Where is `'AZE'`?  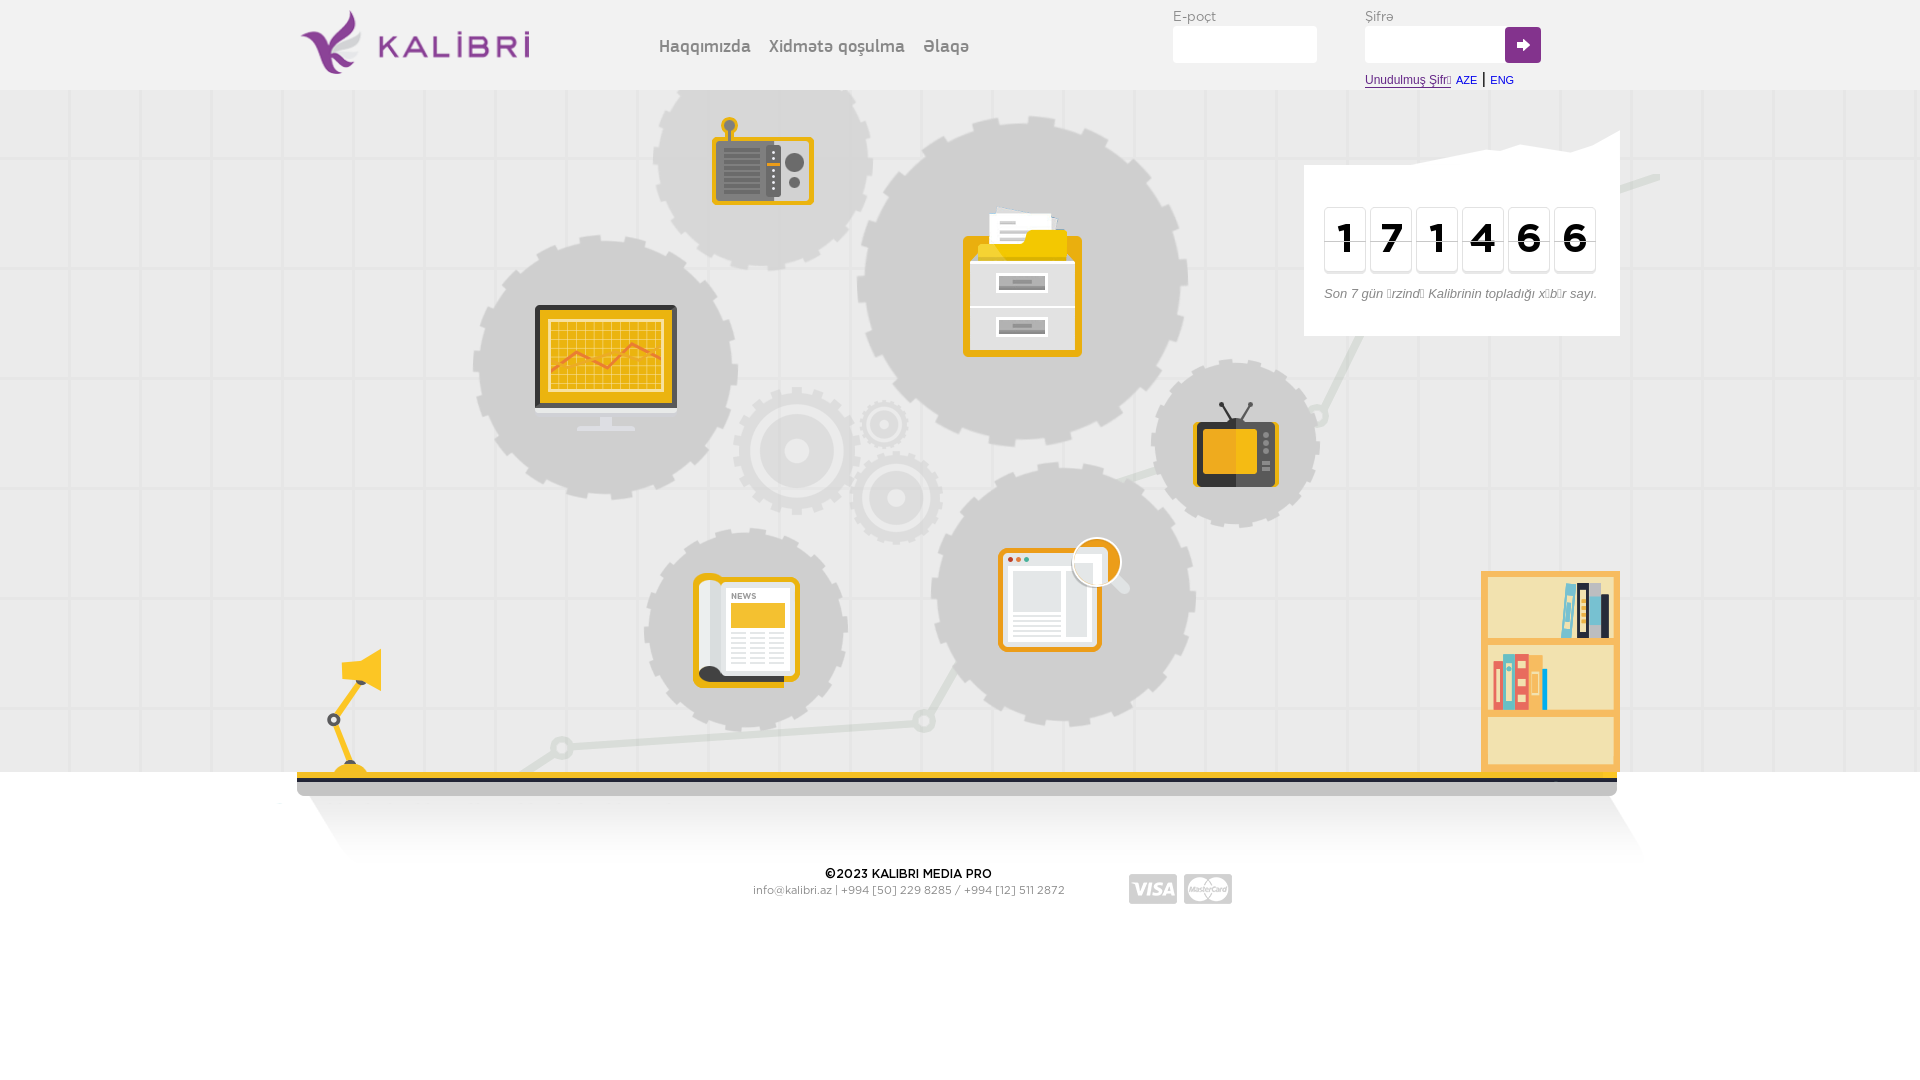
'AZE' is located at coordinates (1466, 79).